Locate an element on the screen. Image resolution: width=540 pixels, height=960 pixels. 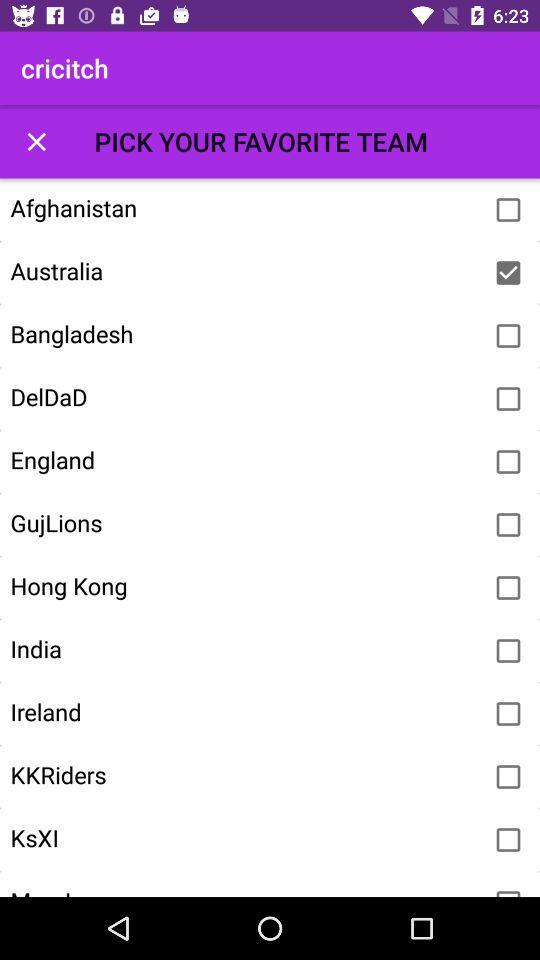
australia as your team is located at coordinates (508, 272).